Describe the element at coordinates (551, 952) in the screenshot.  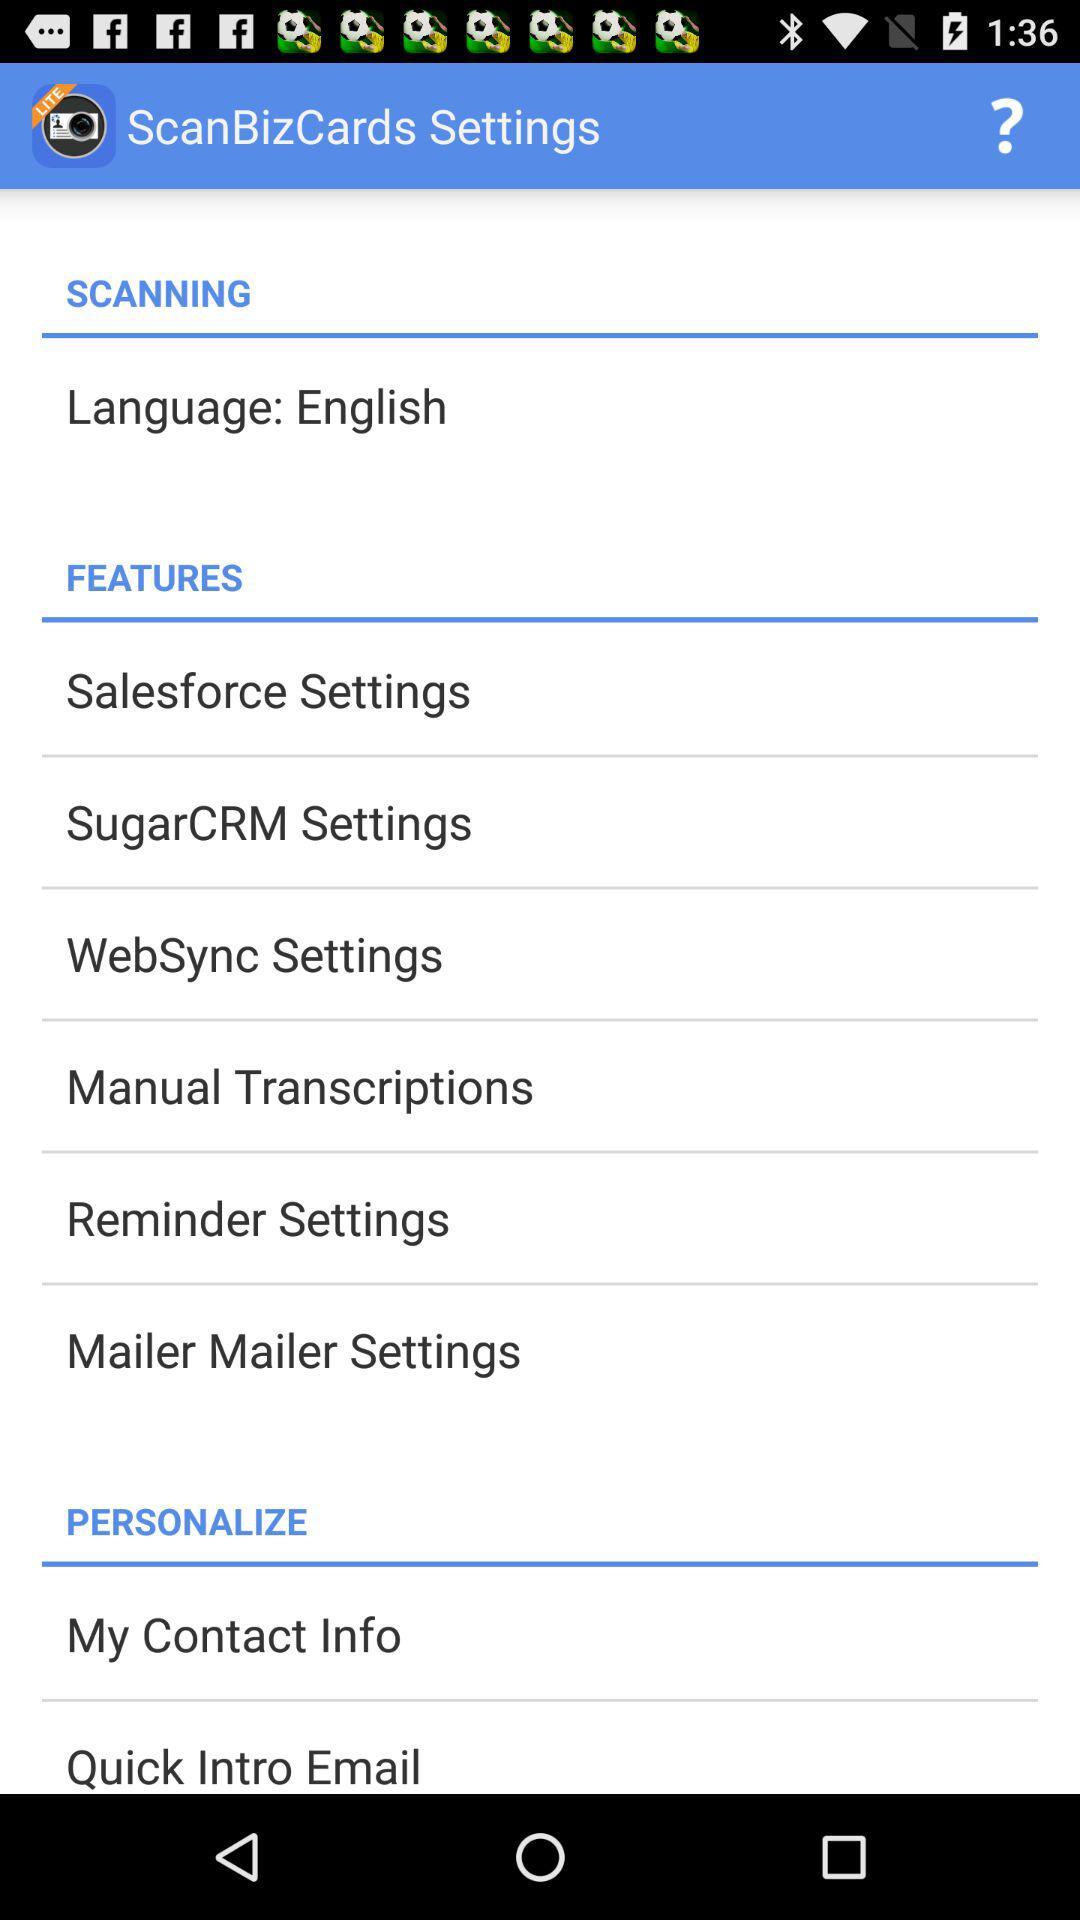
I see `websync settings icon` at that location.